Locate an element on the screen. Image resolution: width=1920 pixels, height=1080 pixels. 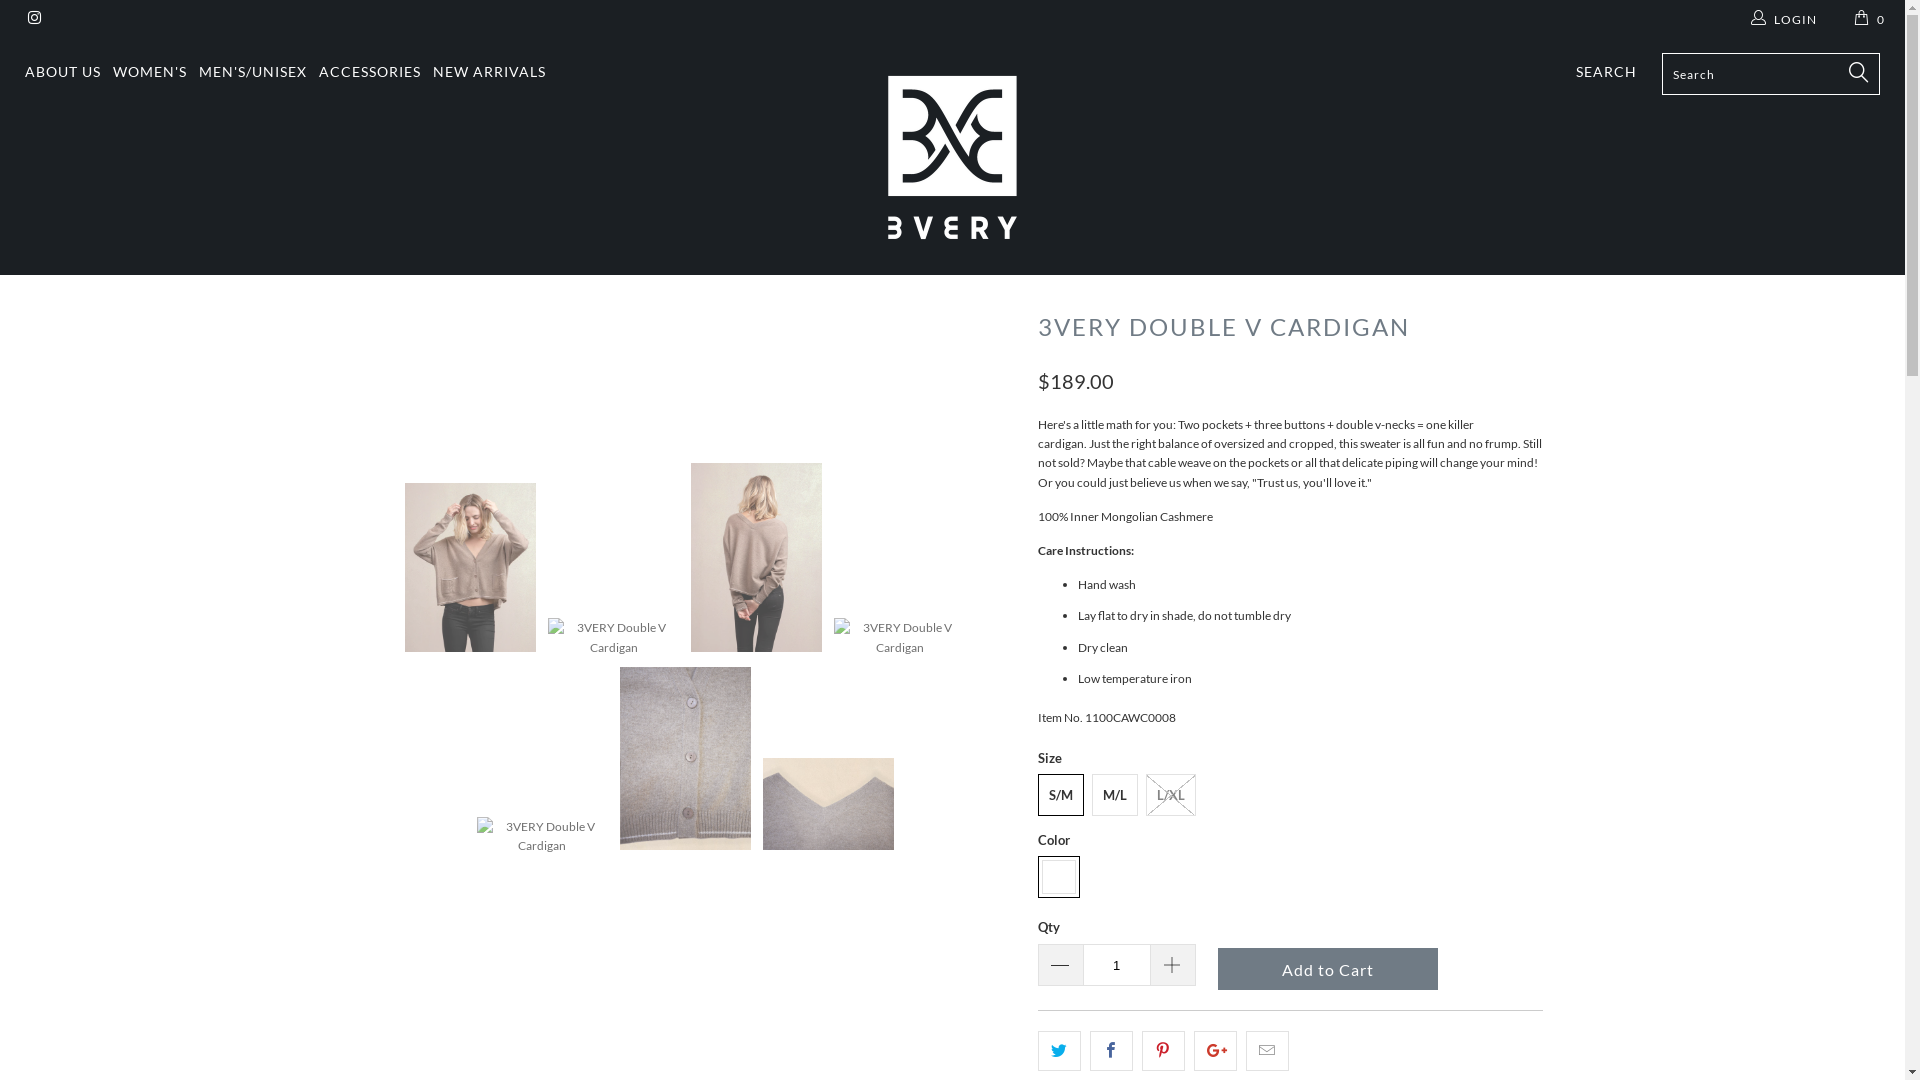
'NEW ARRIVALS' is located at coordinates (489, 71).